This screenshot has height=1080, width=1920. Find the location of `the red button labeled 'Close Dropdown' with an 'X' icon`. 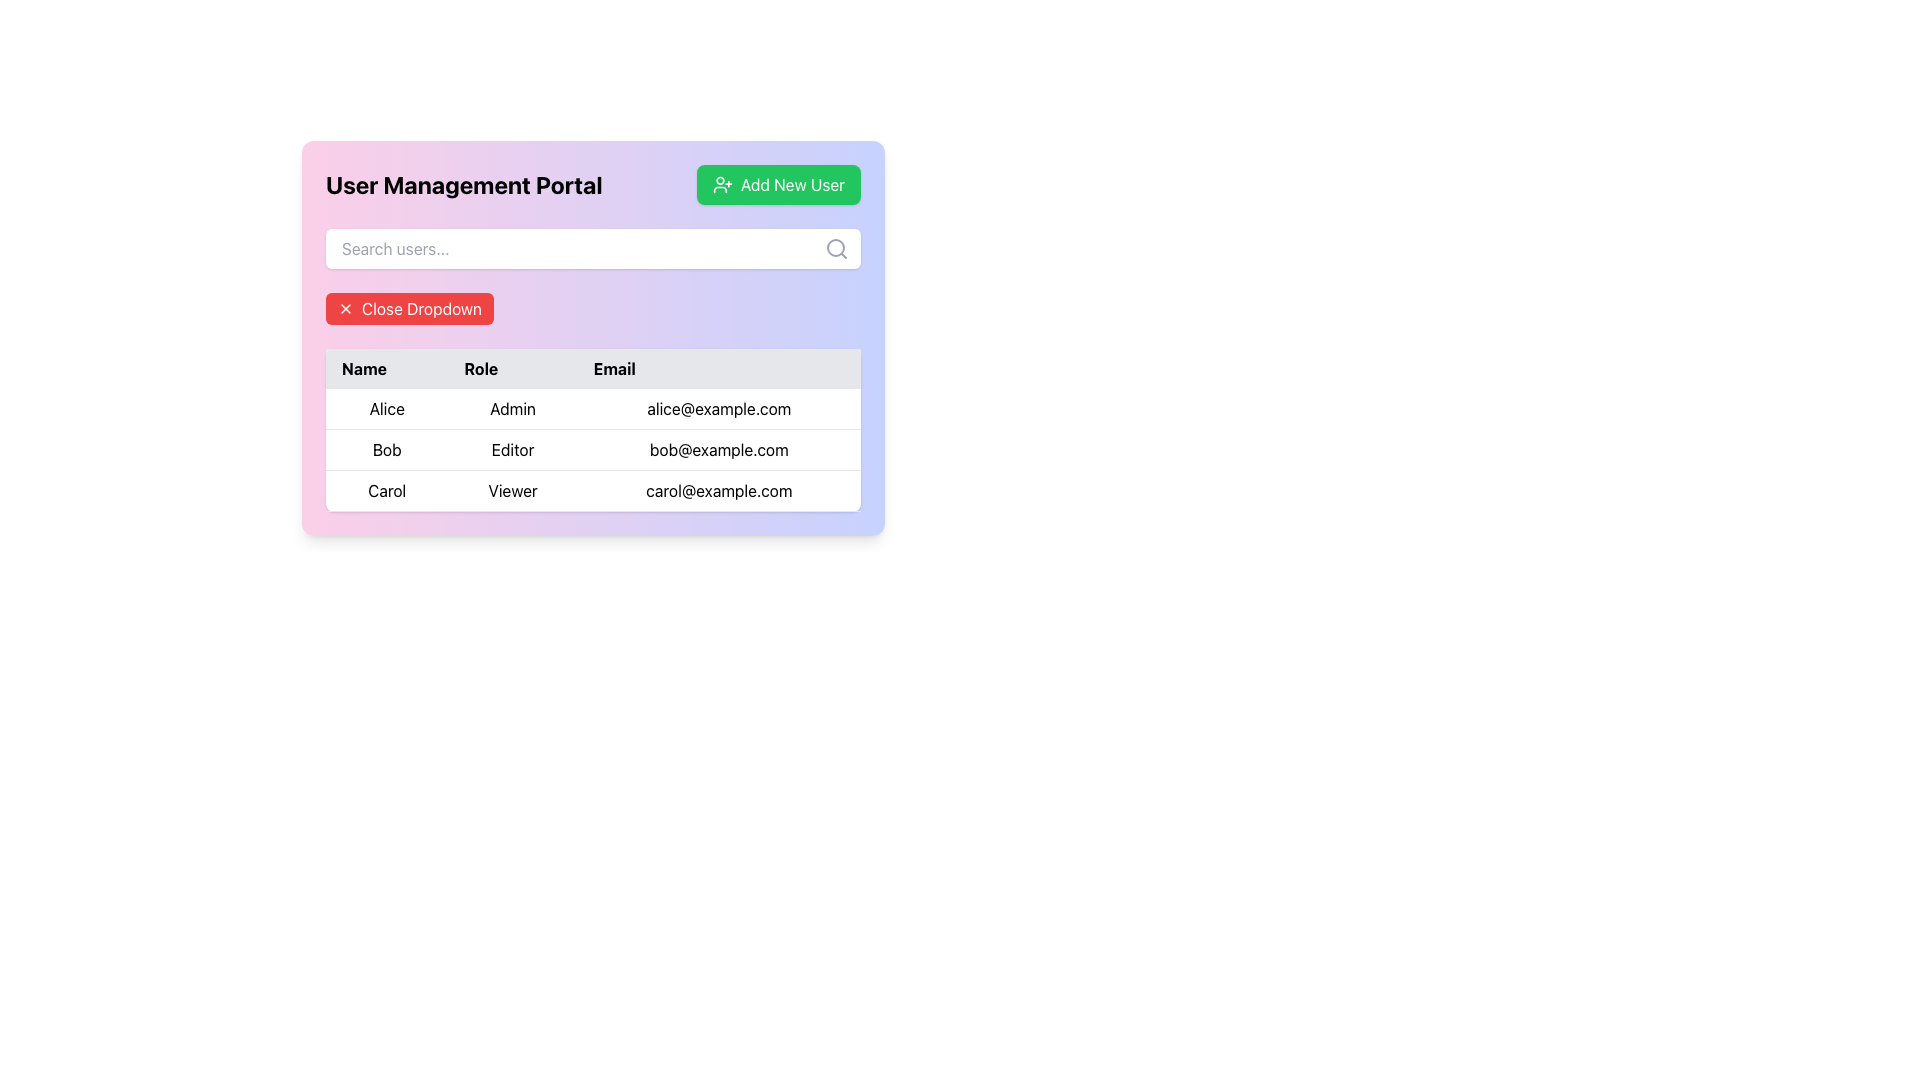

the red button labeled 'Close Dropdown' with an 'X' icon is located at coordinates (408, 308).